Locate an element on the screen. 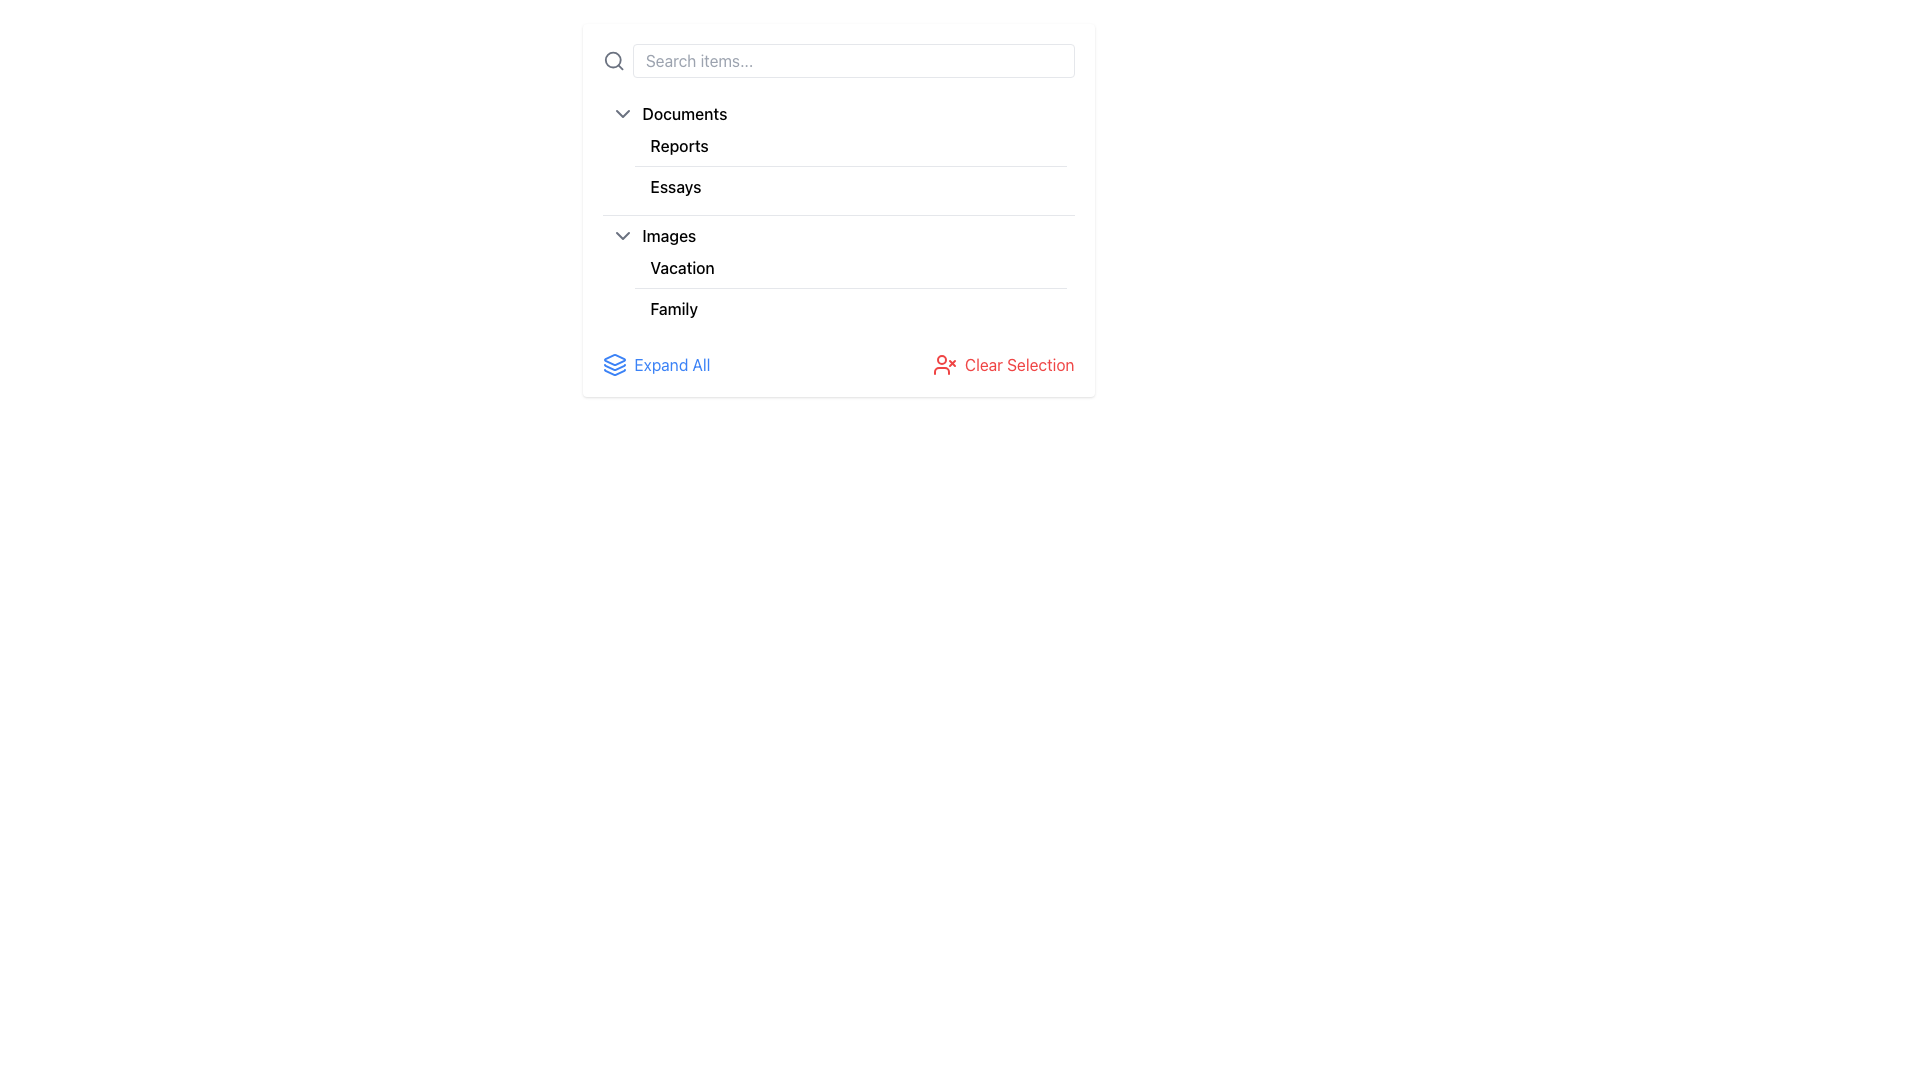 The height and width of the screenshot is (1080, 1920). the text label displaying 'Family' in bold, which is located under the 'Images' section and below the 'Vacation' item is located at coordinates (674, 308).